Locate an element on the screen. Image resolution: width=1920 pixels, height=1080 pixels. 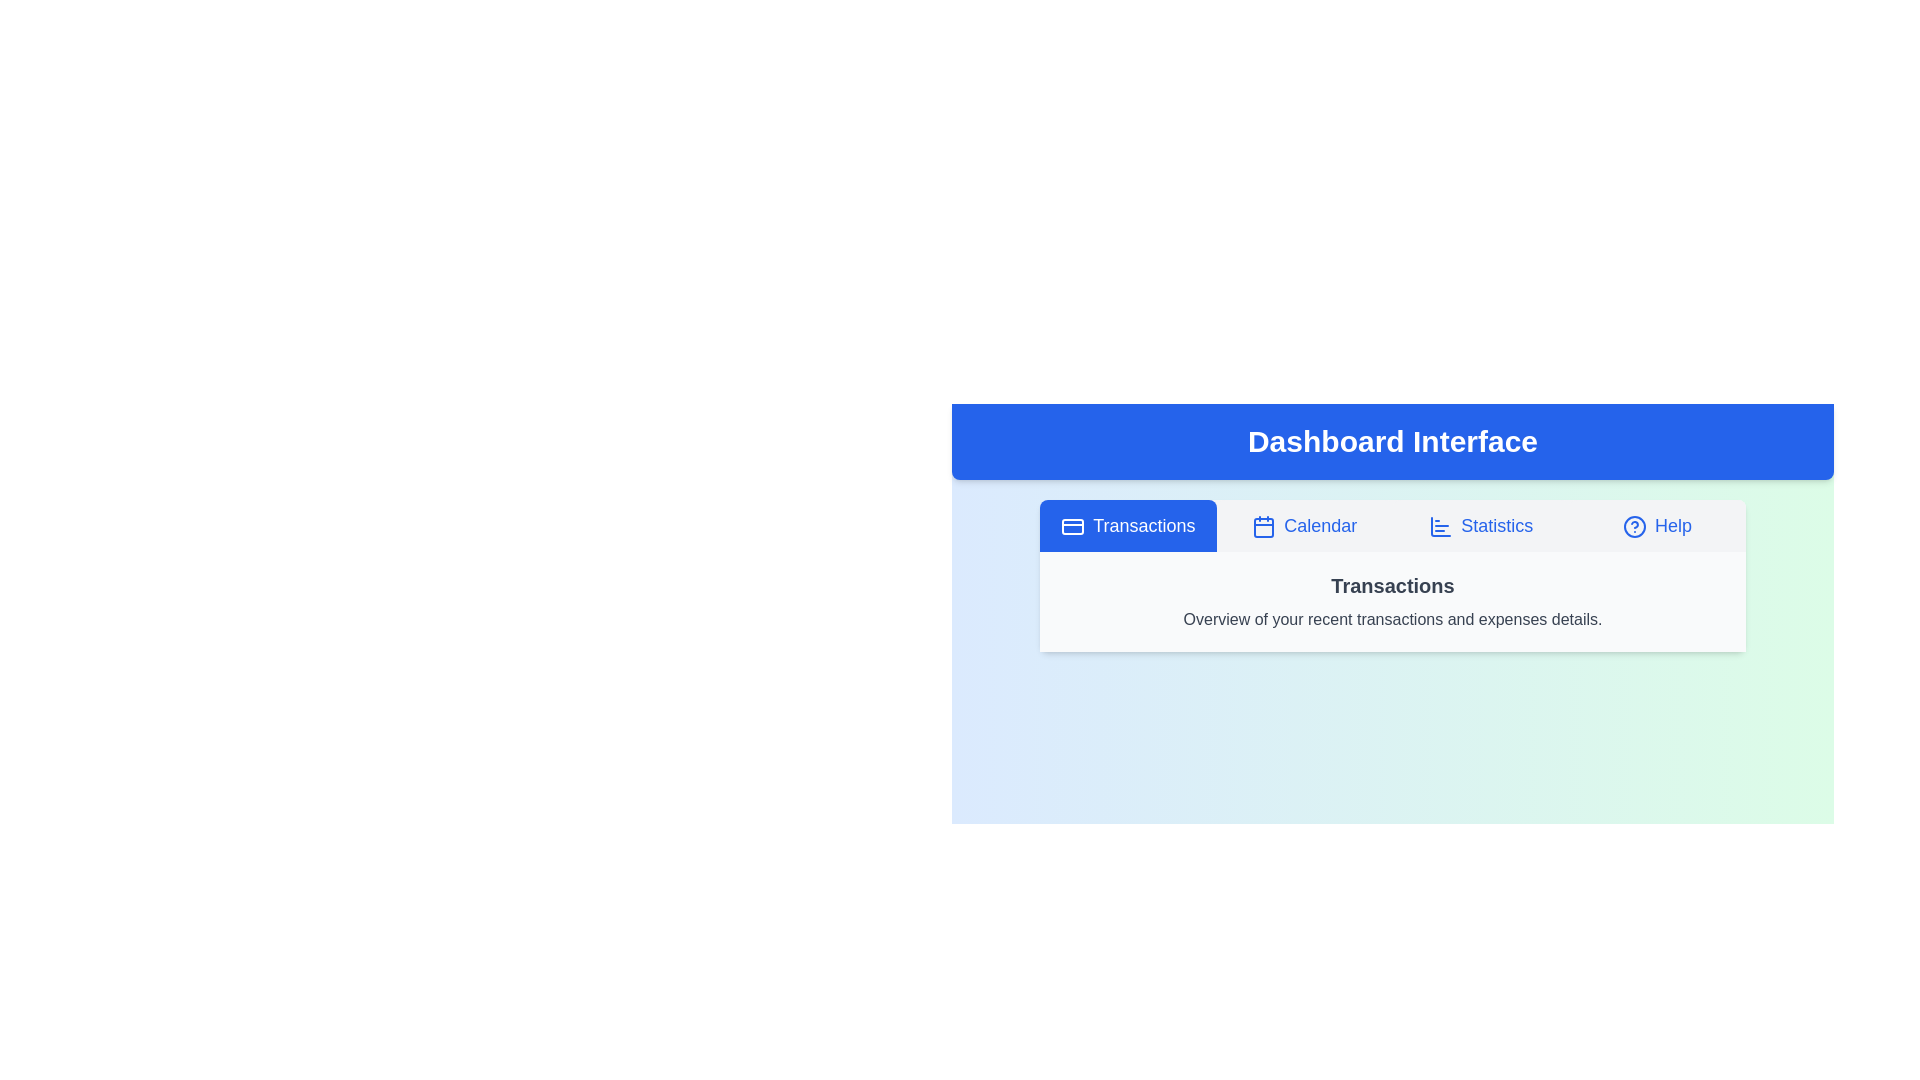
the tab labeled Transactions is located at coordinates (1128, 524).